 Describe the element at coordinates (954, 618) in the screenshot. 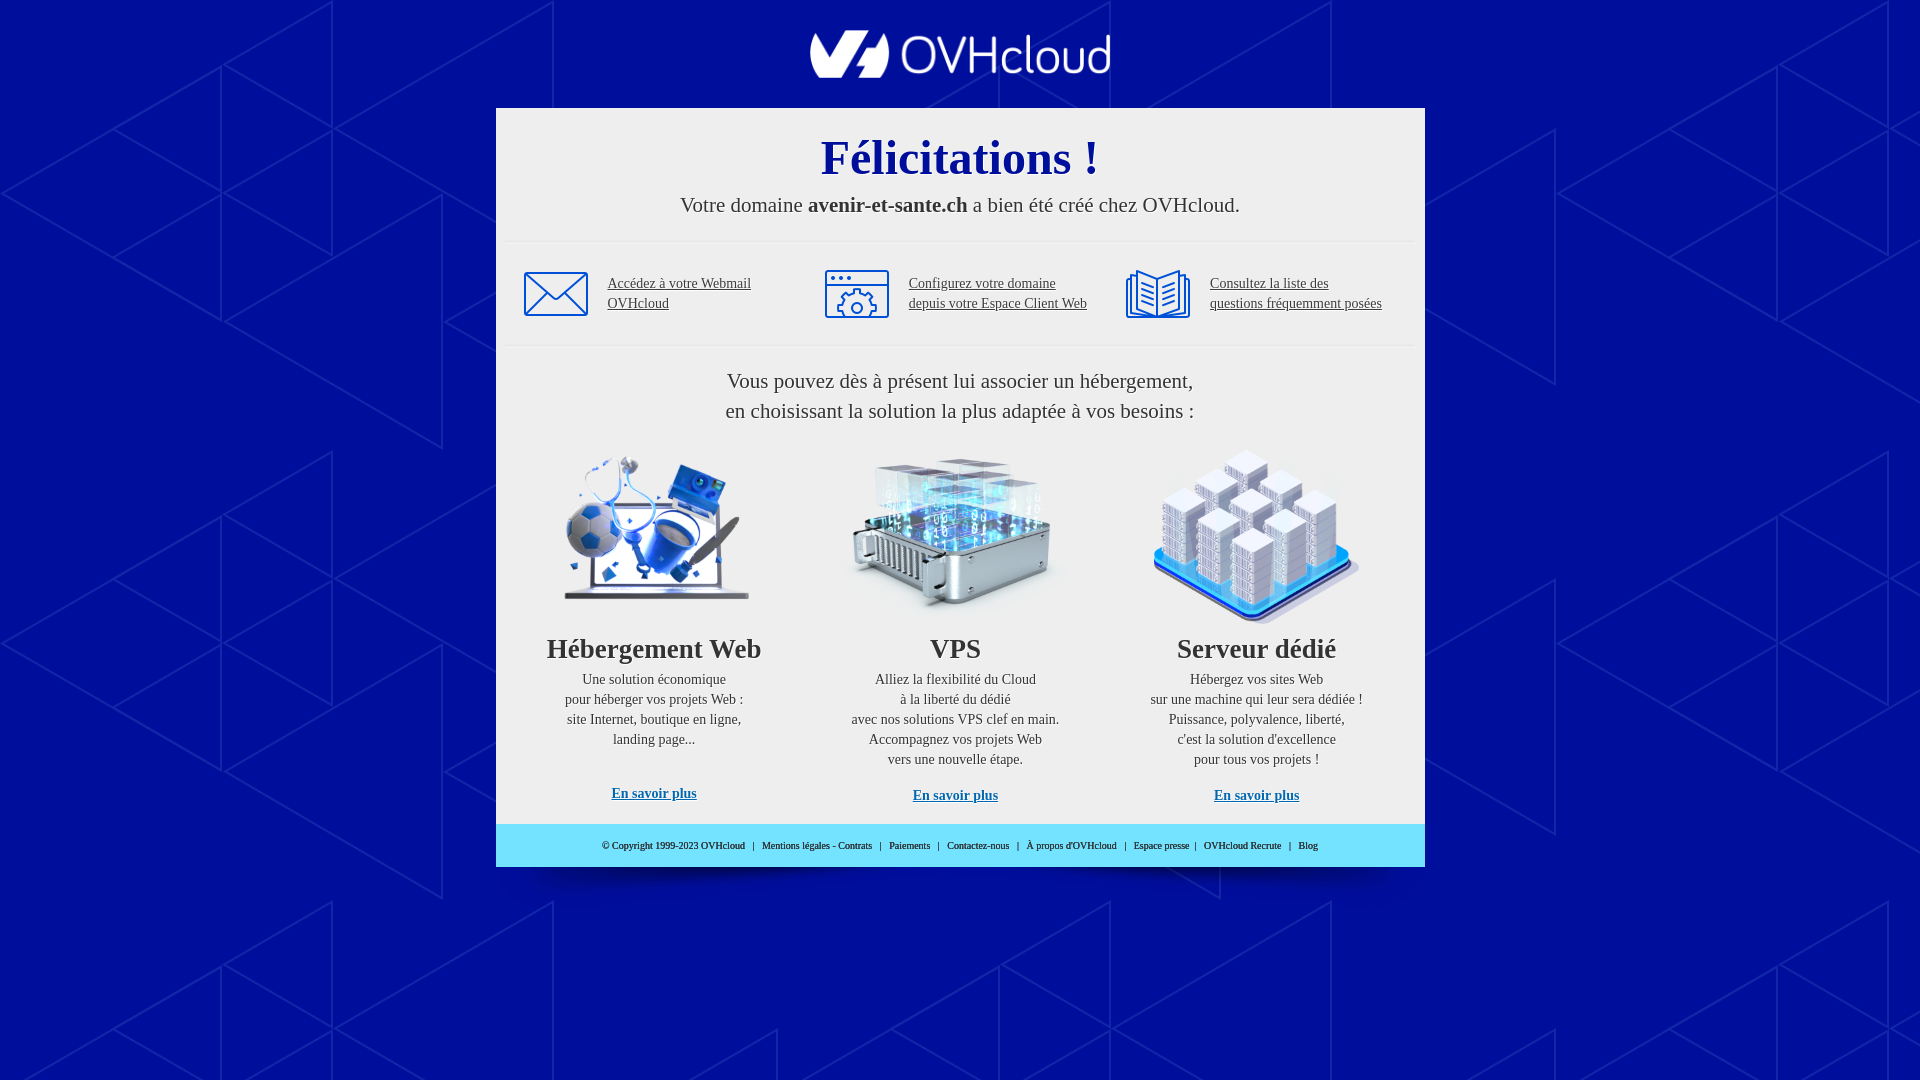

I see `'VPS'` at that location.